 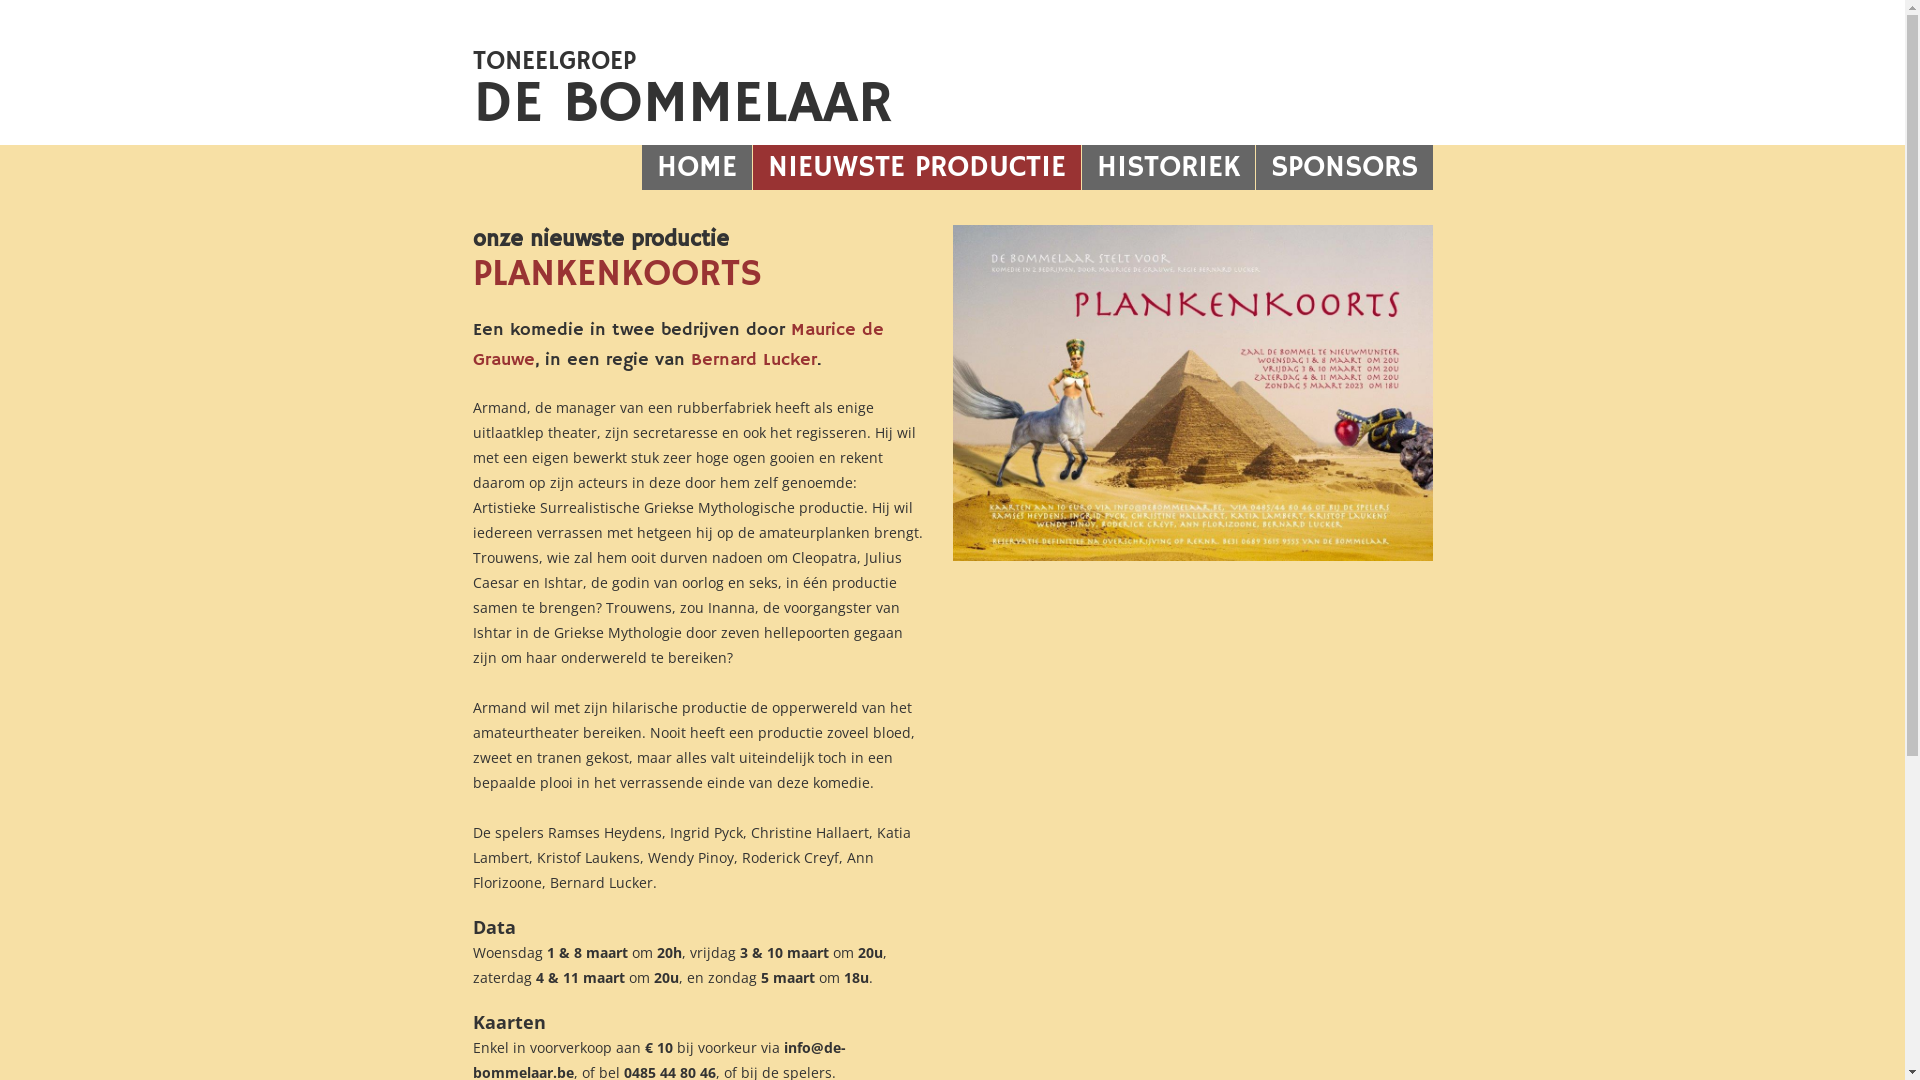 What do you see at coordinates (1168, 166) in the screenshot?
I see `'HISTORIEK'` at bounding box center [1168, 166].